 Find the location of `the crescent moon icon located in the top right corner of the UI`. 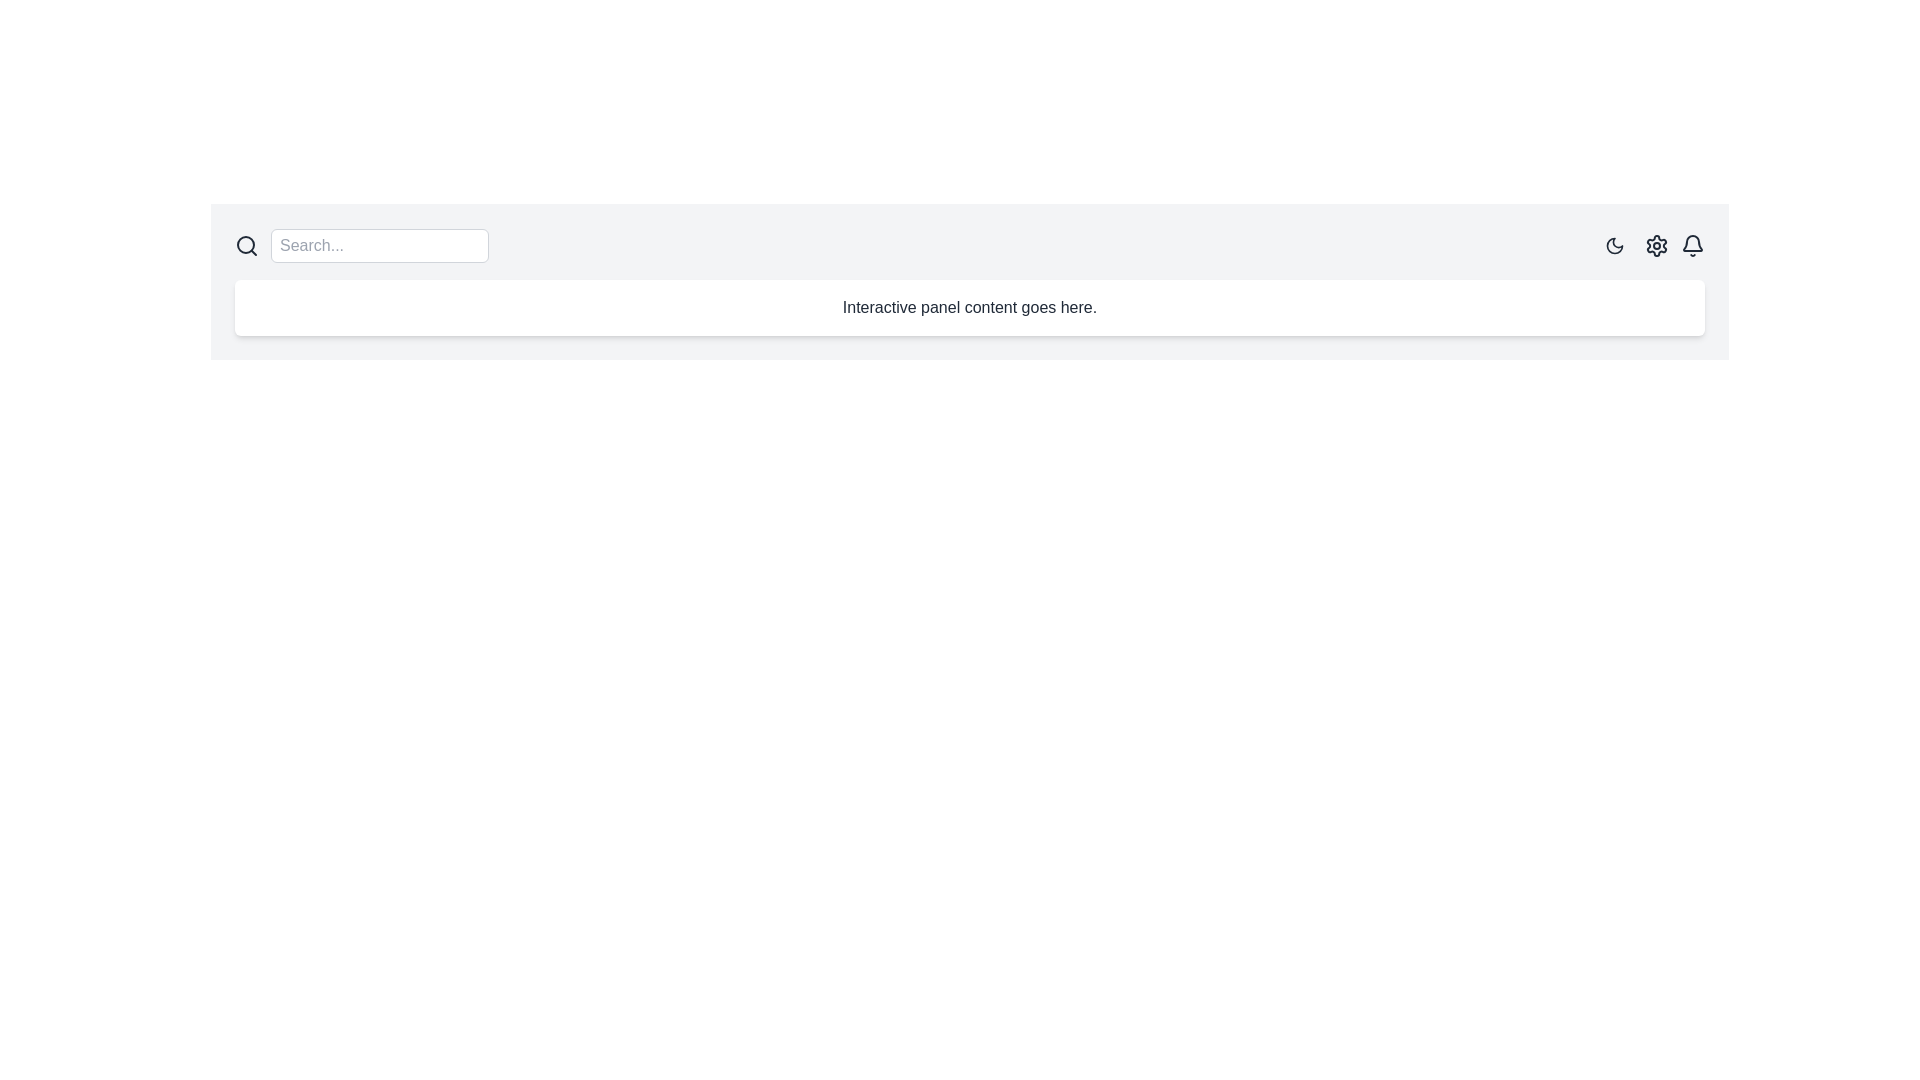

the crescent moon icon located in the top right corner of the UI is located at coordinates (1614, 245).